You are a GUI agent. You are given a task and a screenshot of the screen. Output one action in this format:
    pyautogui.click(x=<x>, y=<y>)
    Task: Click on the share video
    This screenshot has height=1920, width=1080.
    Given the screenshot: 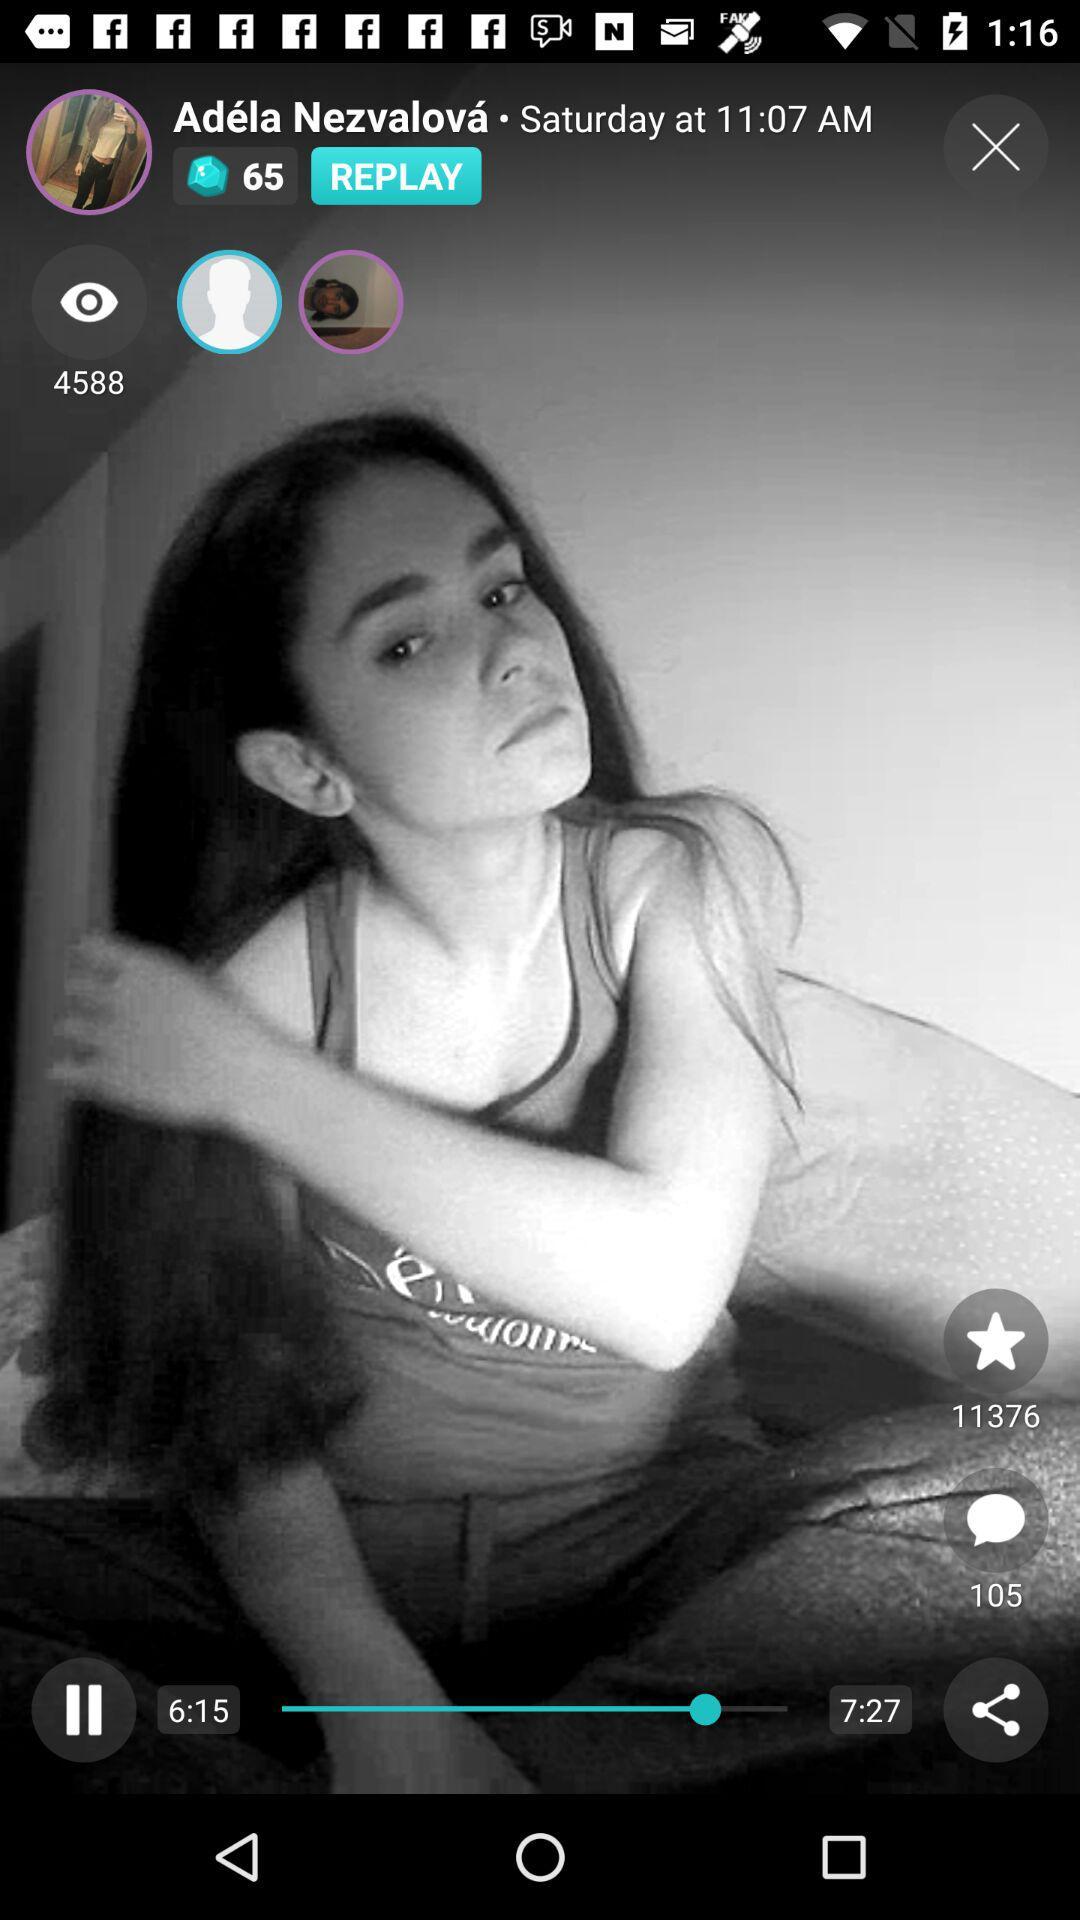 What is the action you would take?
    pyautogui.click(x=995, y=1708)
    